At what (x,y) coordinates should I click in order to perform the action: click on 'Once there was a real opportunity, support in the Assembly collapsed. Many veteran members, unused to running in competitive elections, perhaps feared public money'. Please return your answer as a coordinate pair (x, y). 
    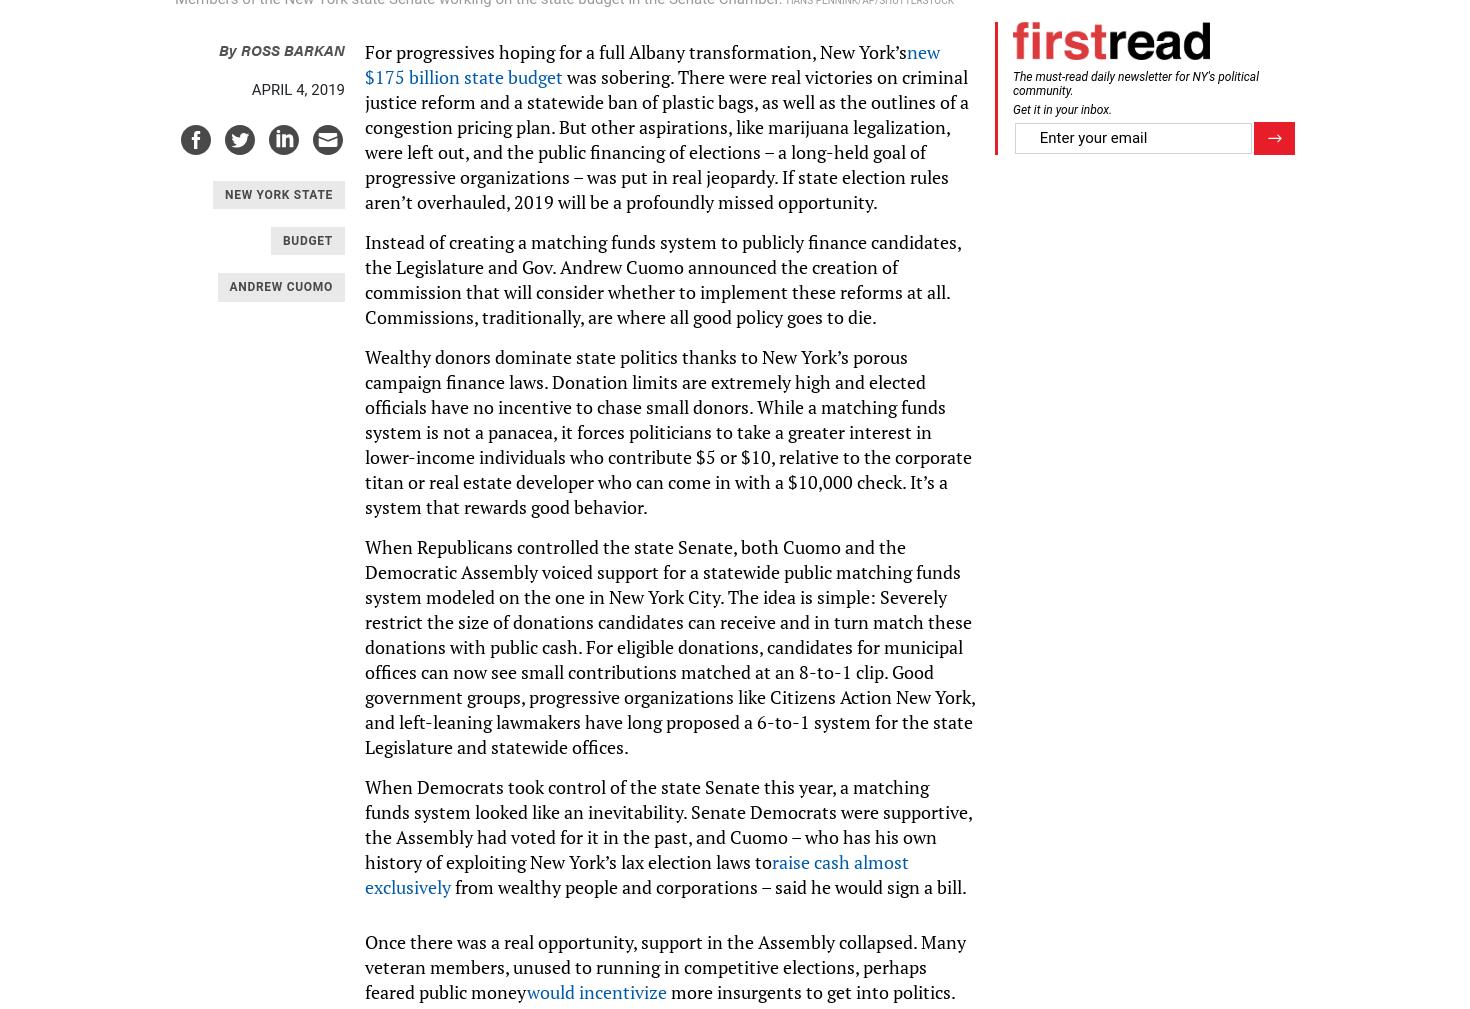
    Looking at the image, I should click on (664, 966).